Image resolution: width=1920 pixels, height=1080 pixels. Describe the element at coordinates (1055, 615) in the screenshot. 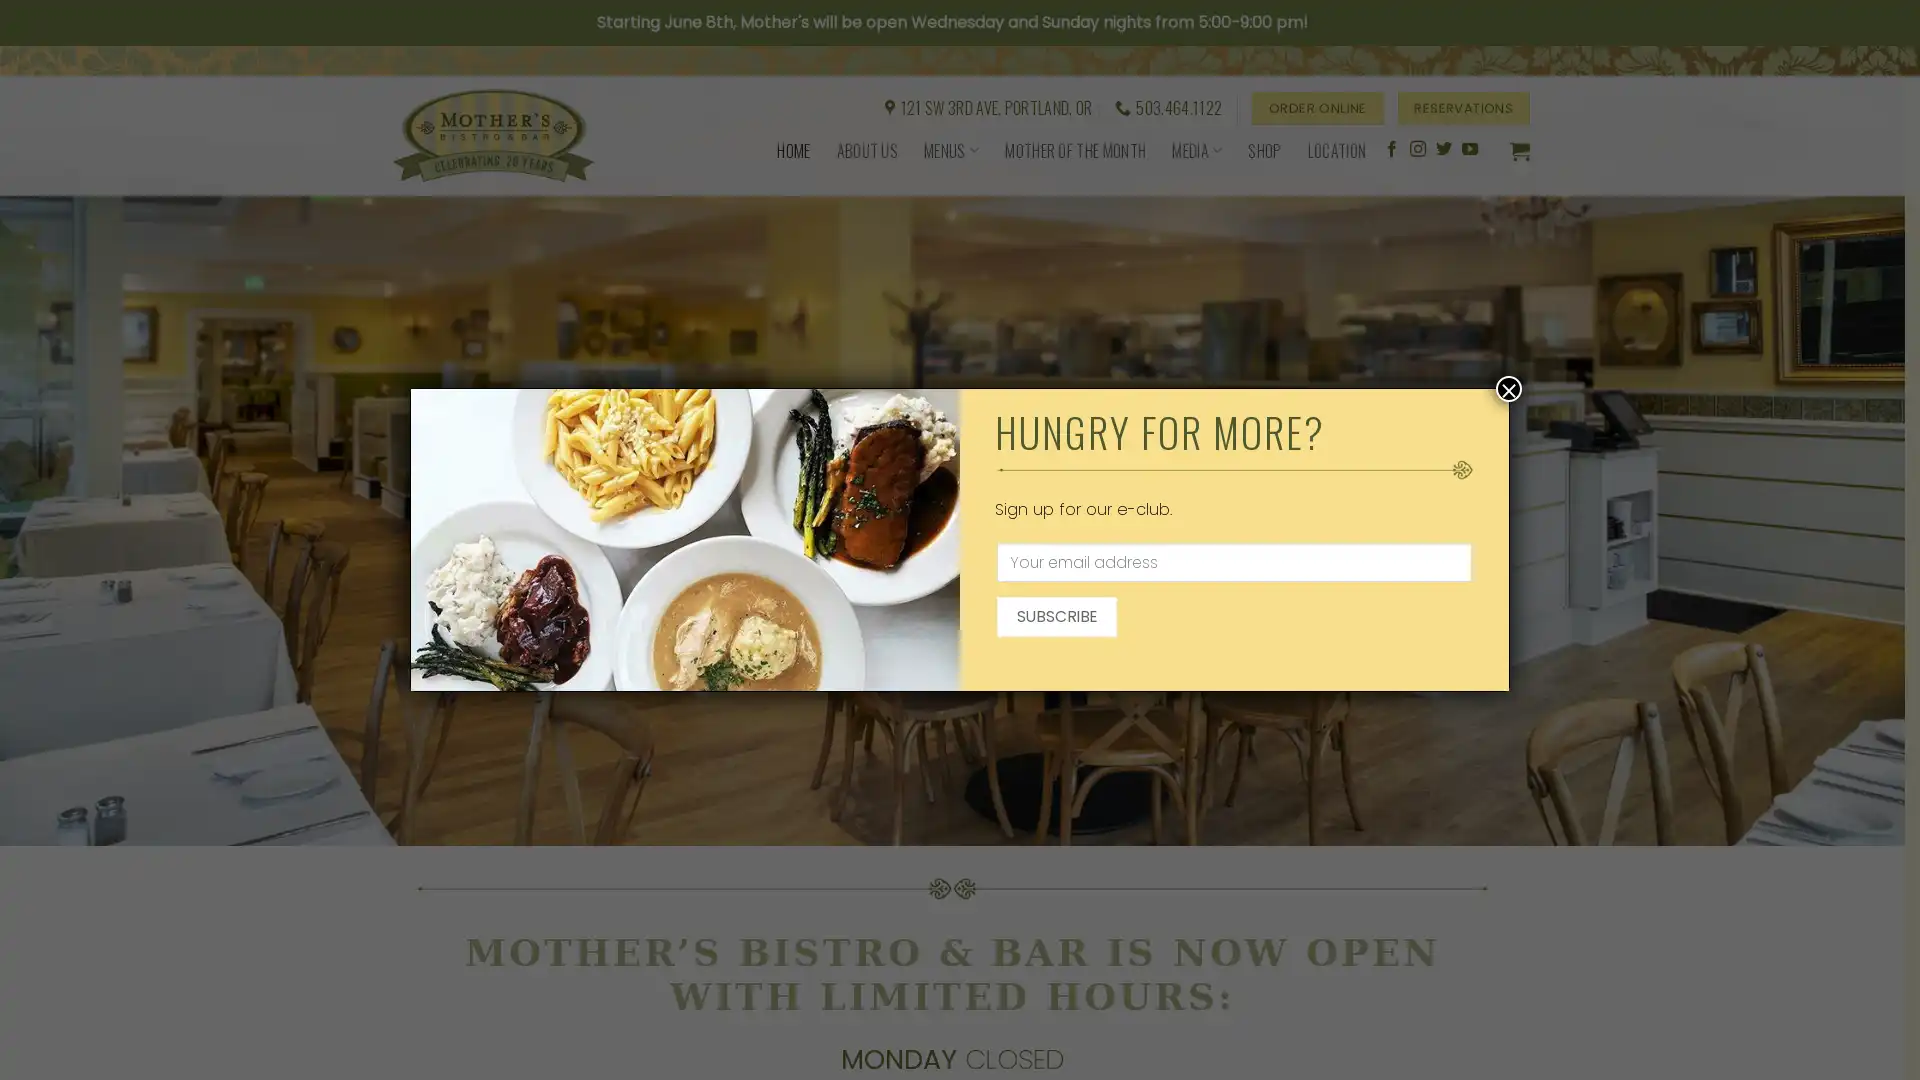

I see `SUBSCRIBE` at that location.